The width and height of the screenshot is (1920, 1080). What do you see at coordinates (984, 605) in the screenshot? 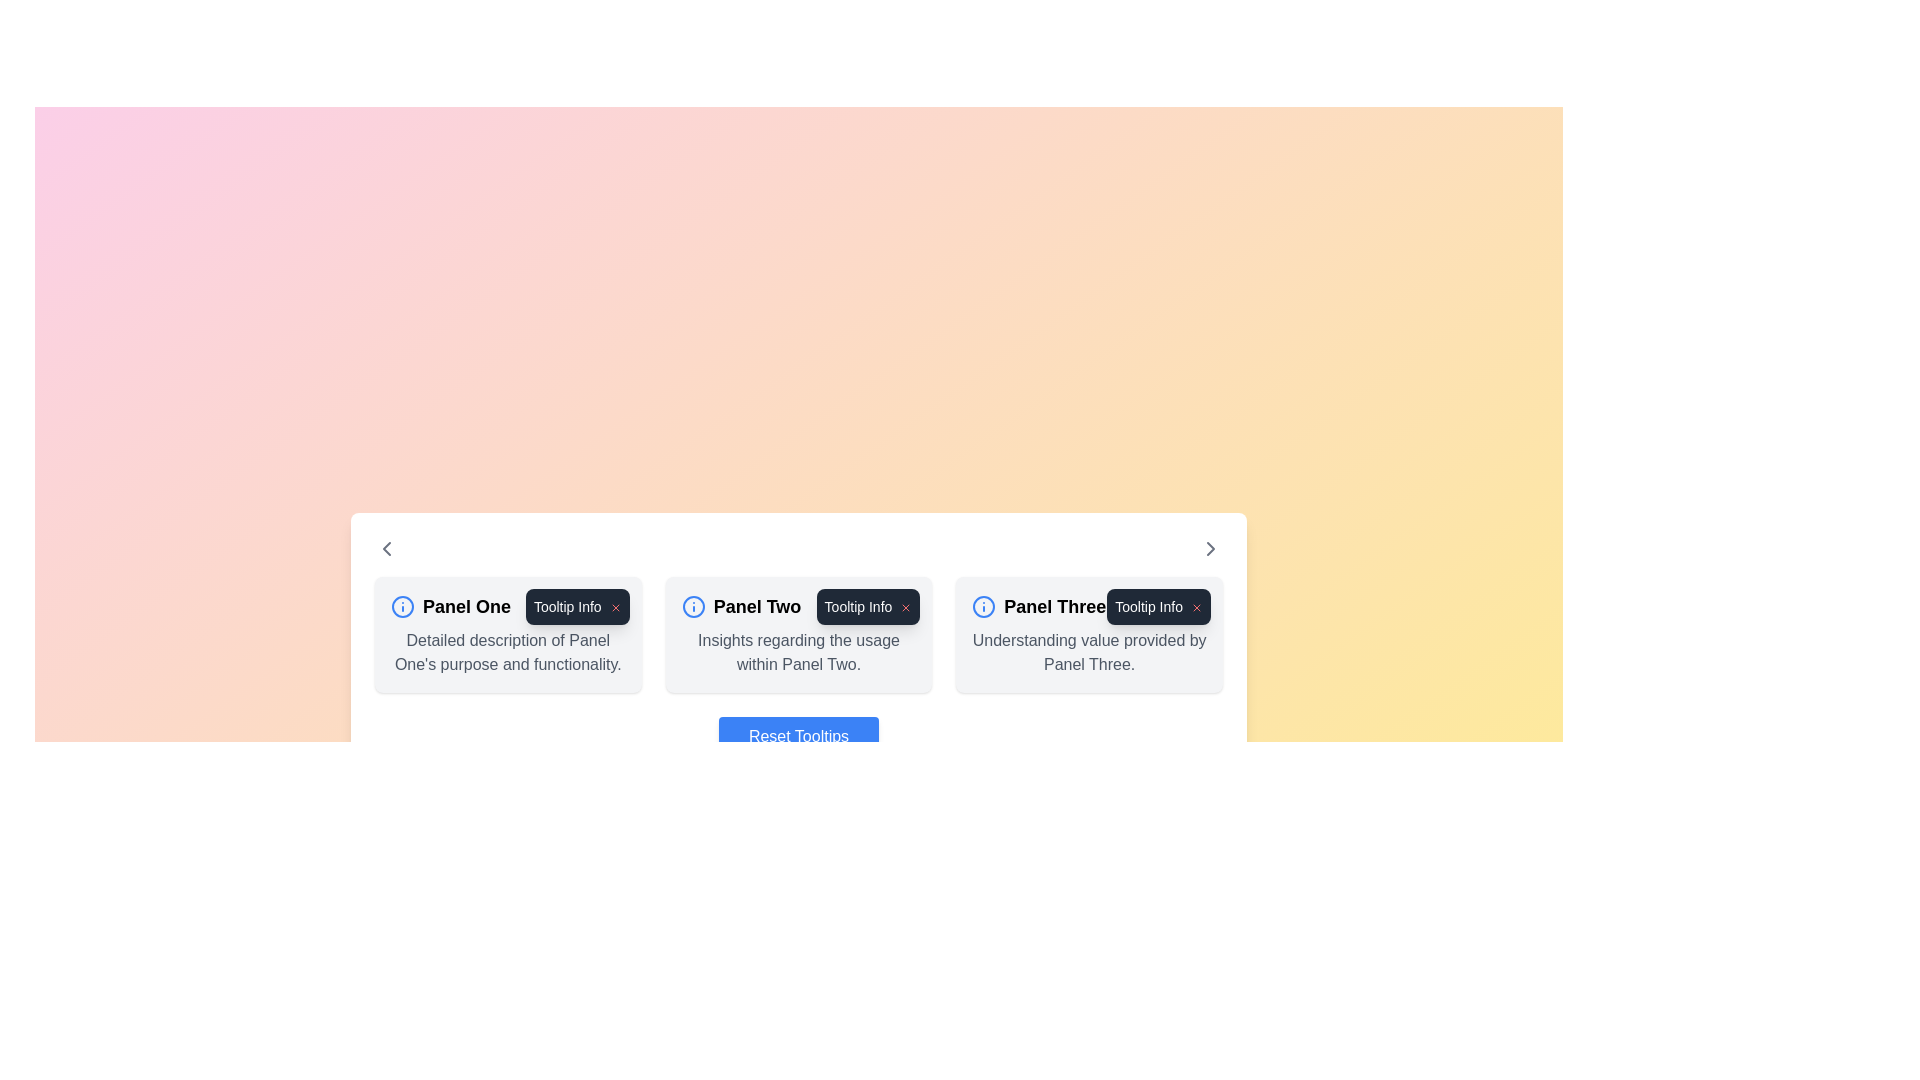
I see `the informational icon located at the top-left corner of 'Panel Three', which provides additional details or context when interacted with` at bounding box center [984, 605].